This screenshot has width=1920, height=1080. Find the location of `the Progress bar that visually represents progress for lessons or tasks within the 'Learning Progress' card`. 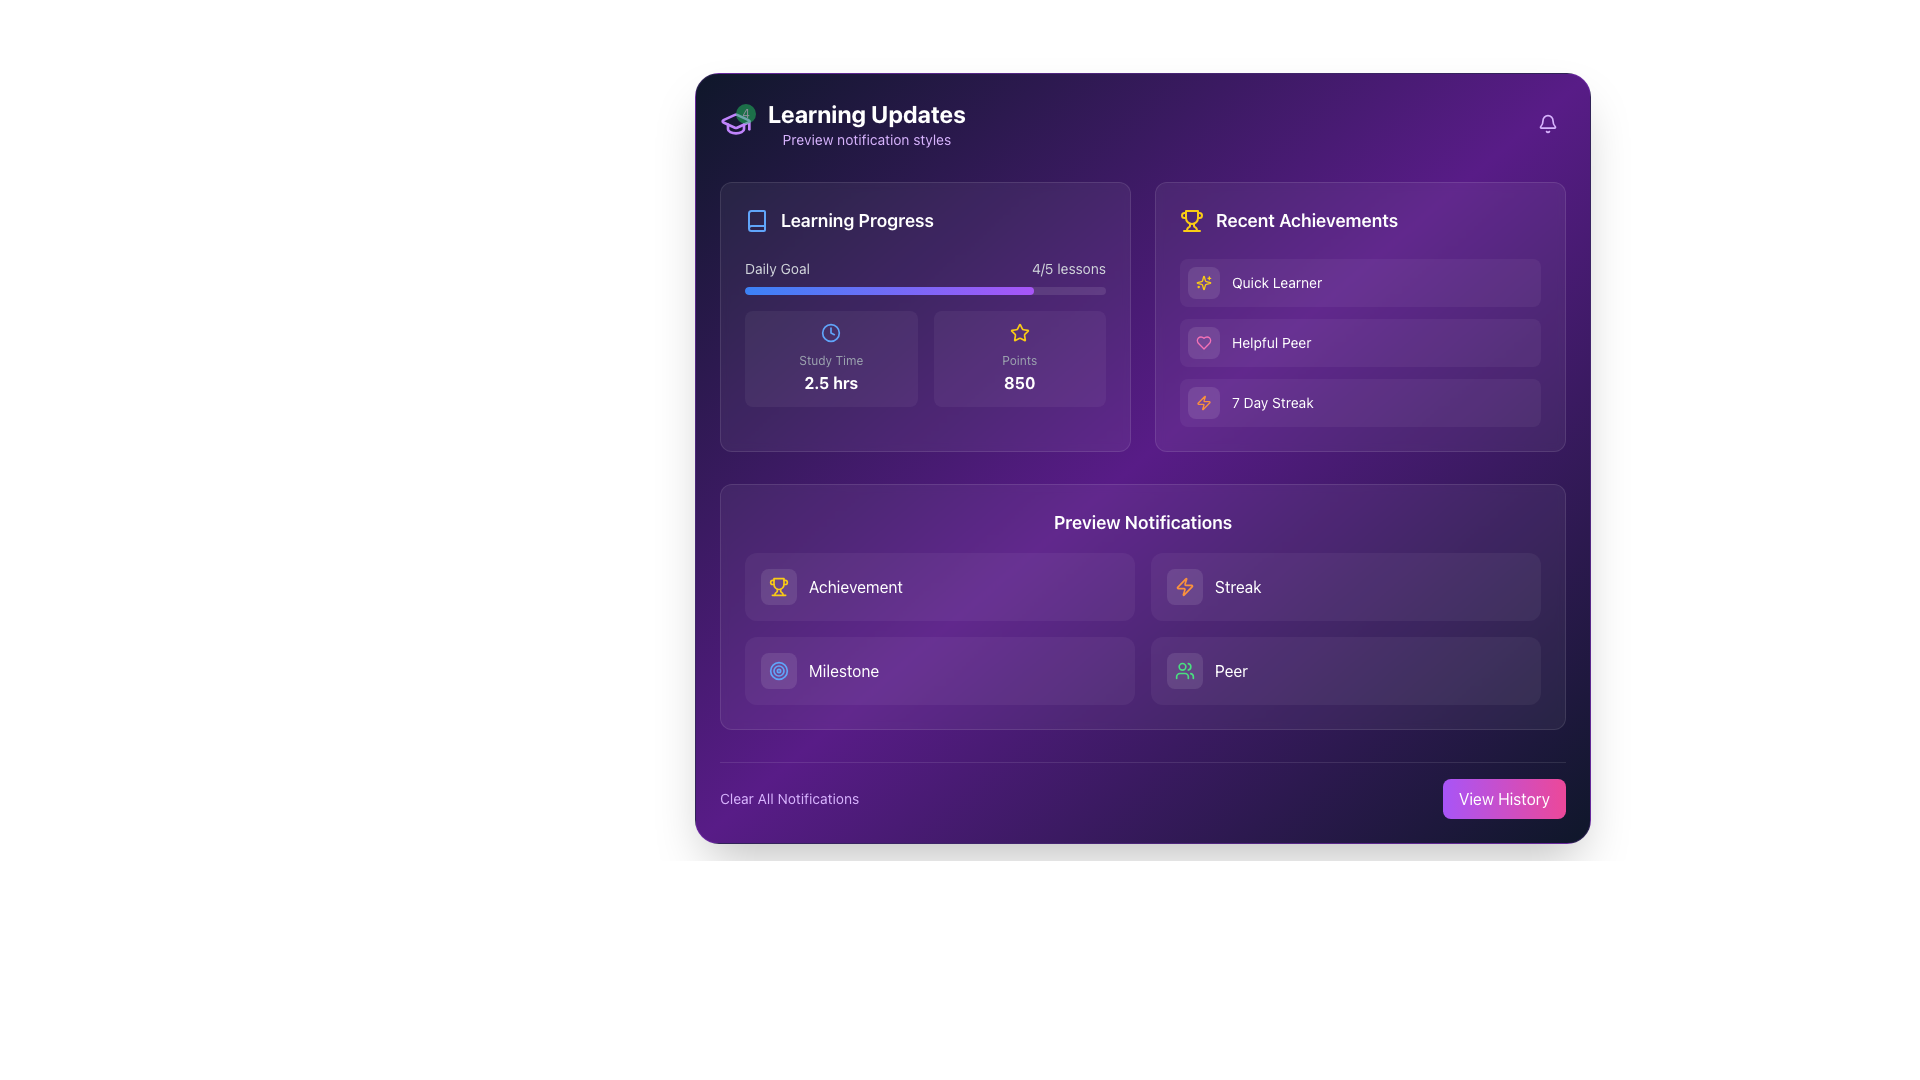

the Progress bar that visually represents progress for lessons or tasks within the 'Learning Progress' card is located at coordinates (888, 290).